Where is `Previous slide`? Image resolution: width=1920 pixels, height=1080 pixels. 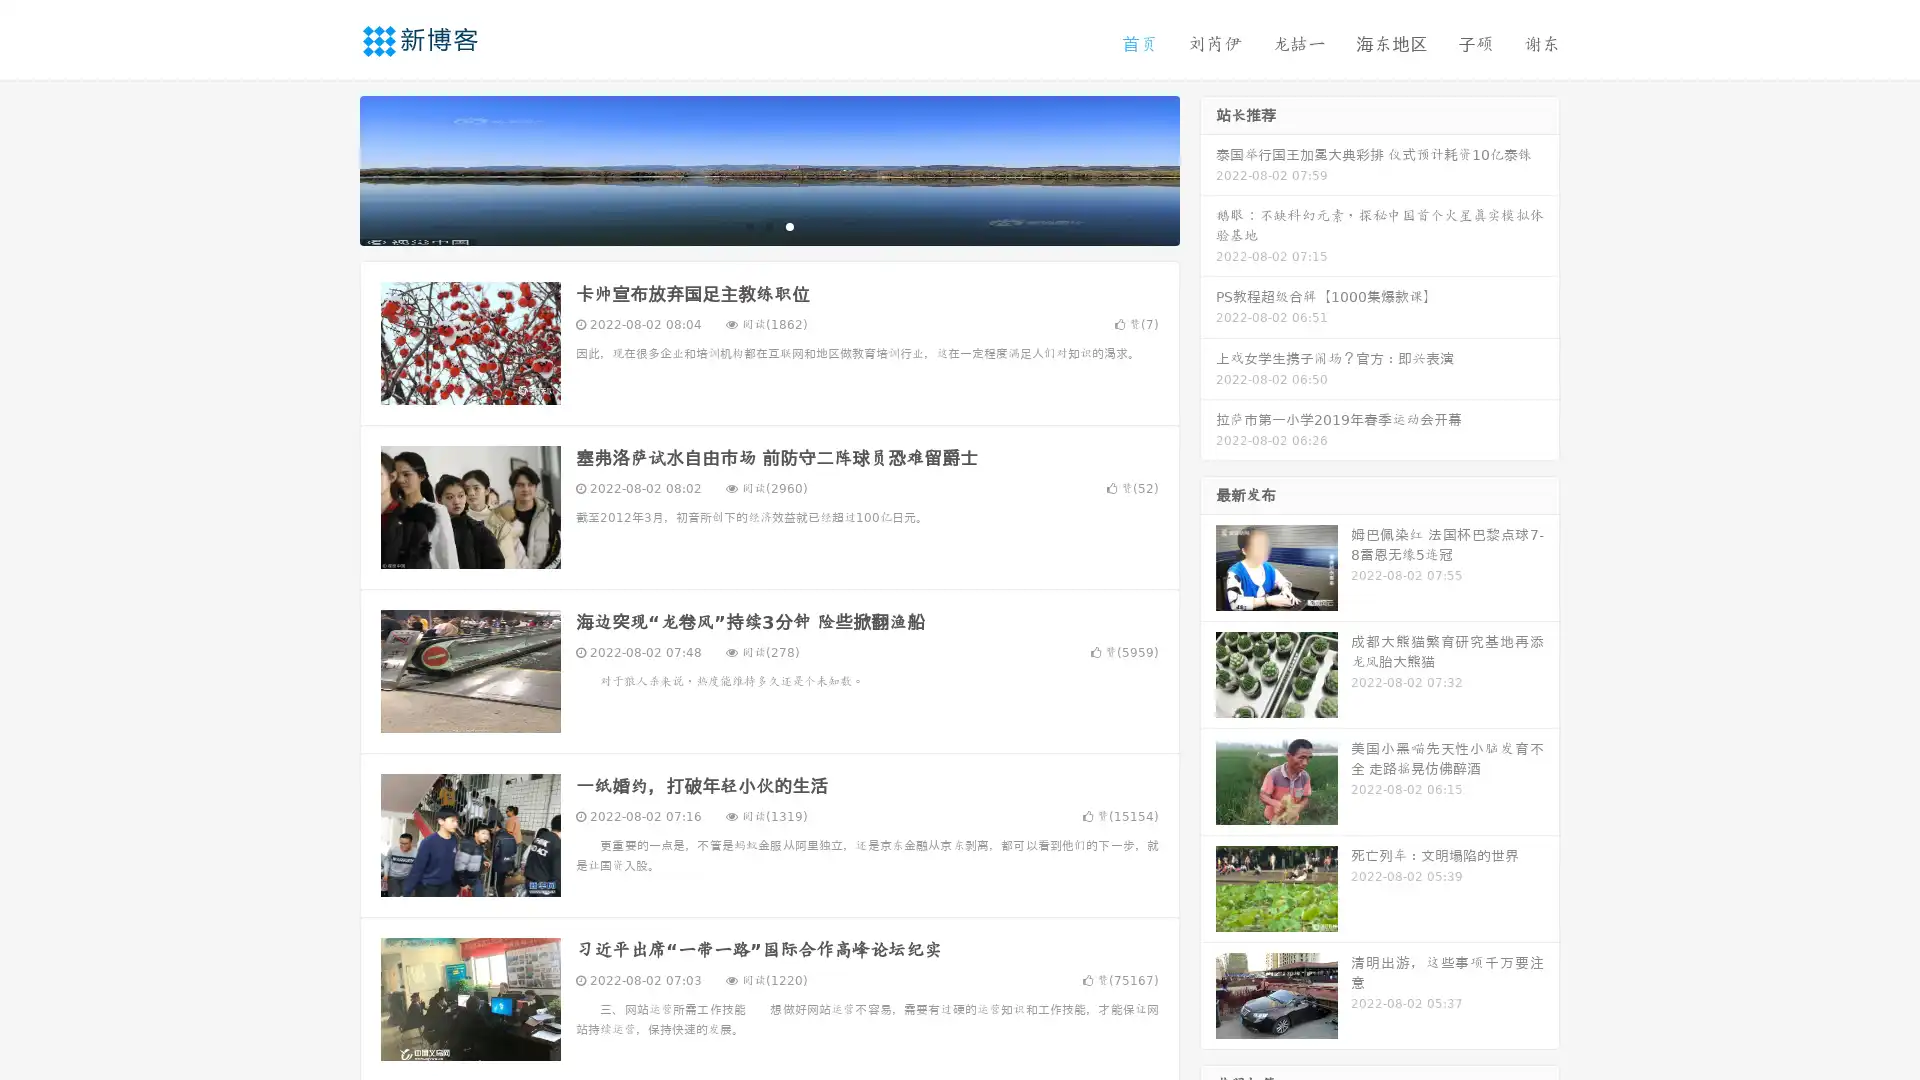 Previous slide is located at coordinates (330, 168).